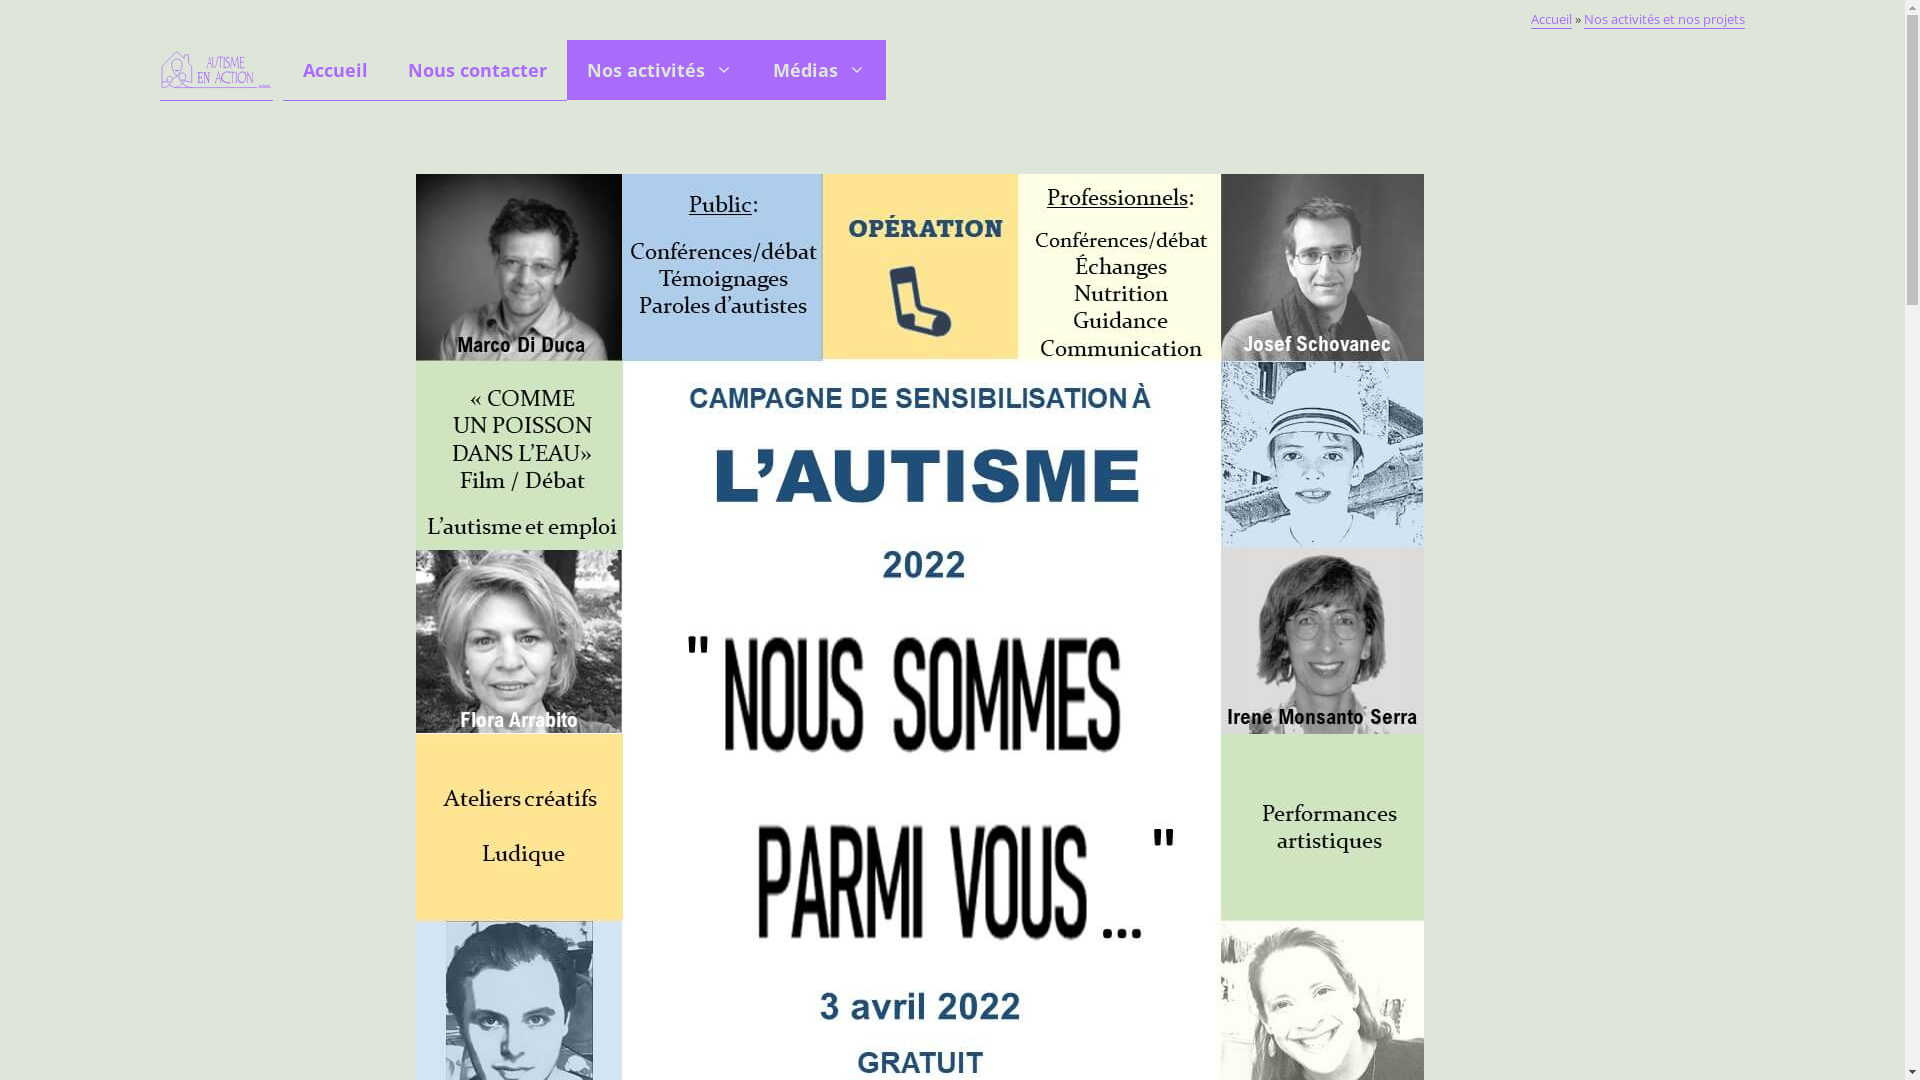  What do you see at coordinates (216, 69) in the screenshot?
I see `'Autisme en Action'` at bounding box center [216, 69].